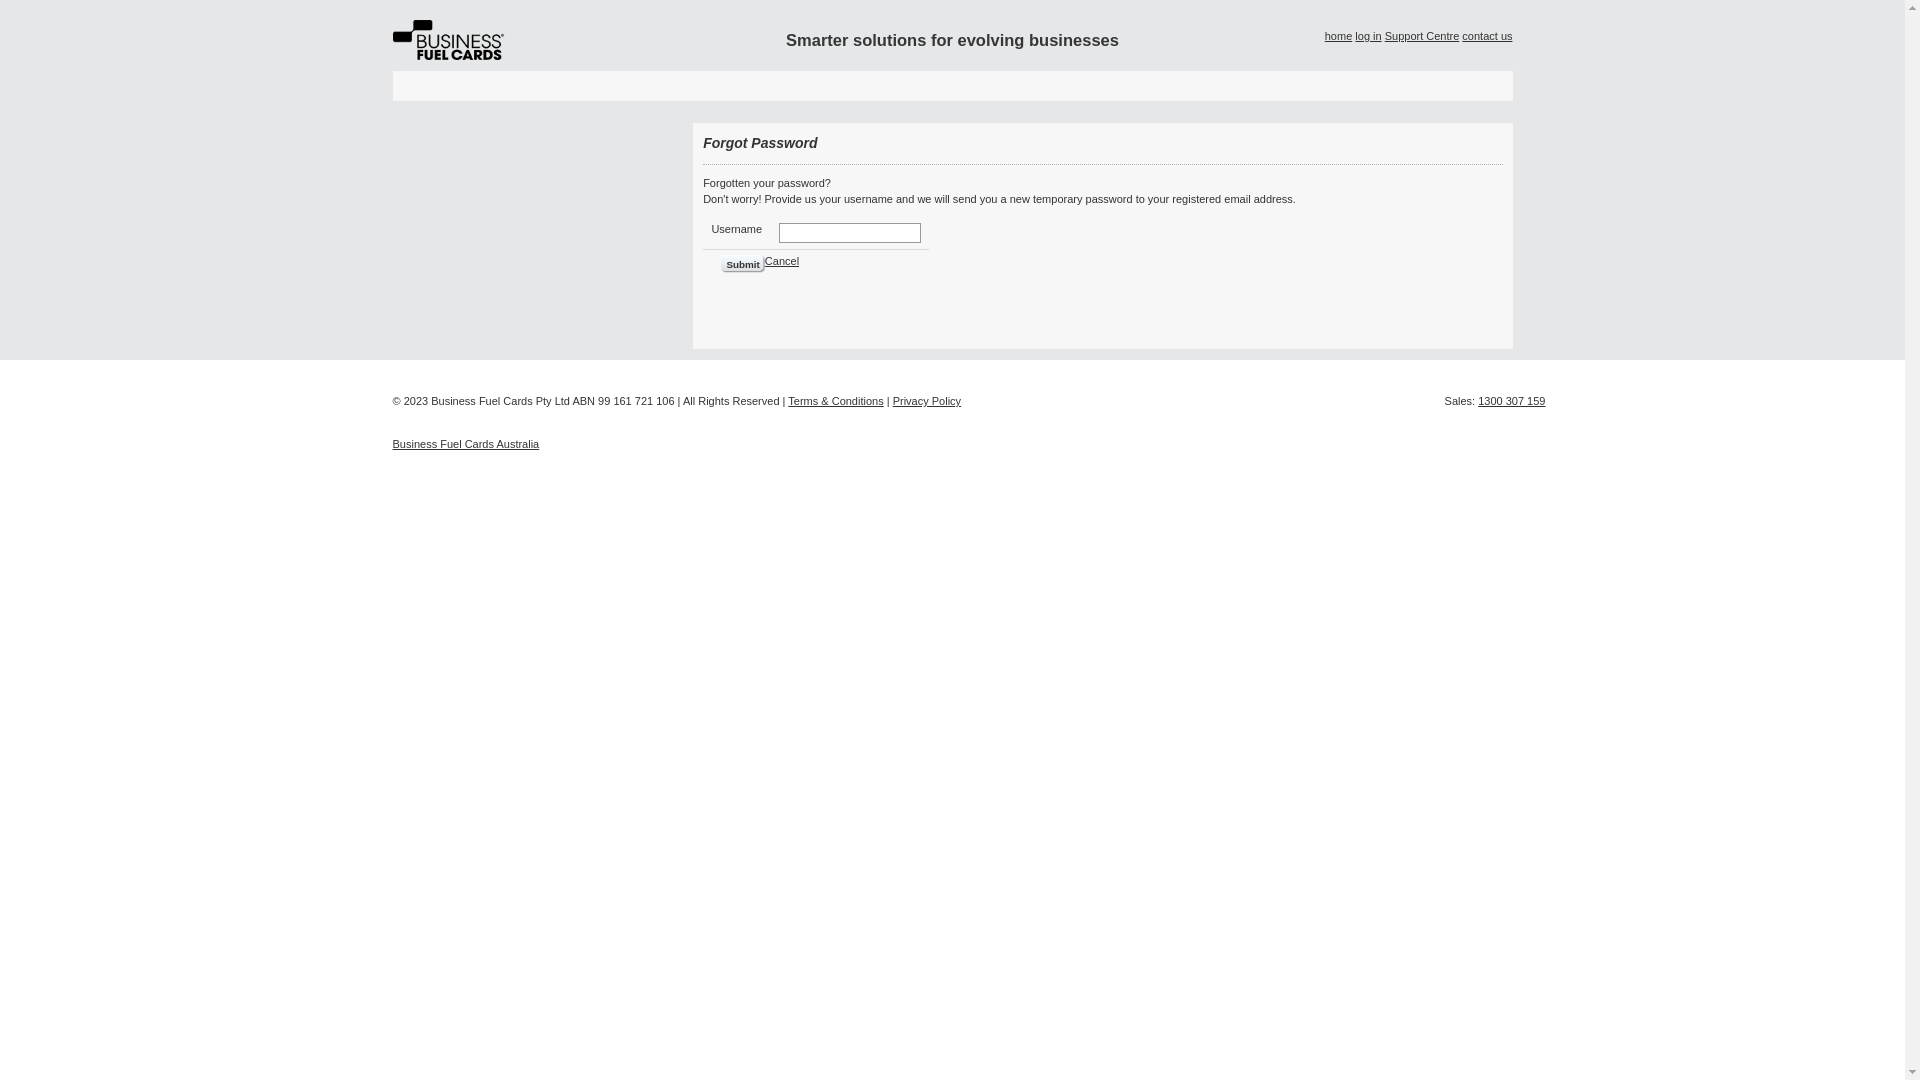 Image resolution: width=1920 pixels, height=1080 pixels. I want to click on '1300 307 159', so click(1511, 401).